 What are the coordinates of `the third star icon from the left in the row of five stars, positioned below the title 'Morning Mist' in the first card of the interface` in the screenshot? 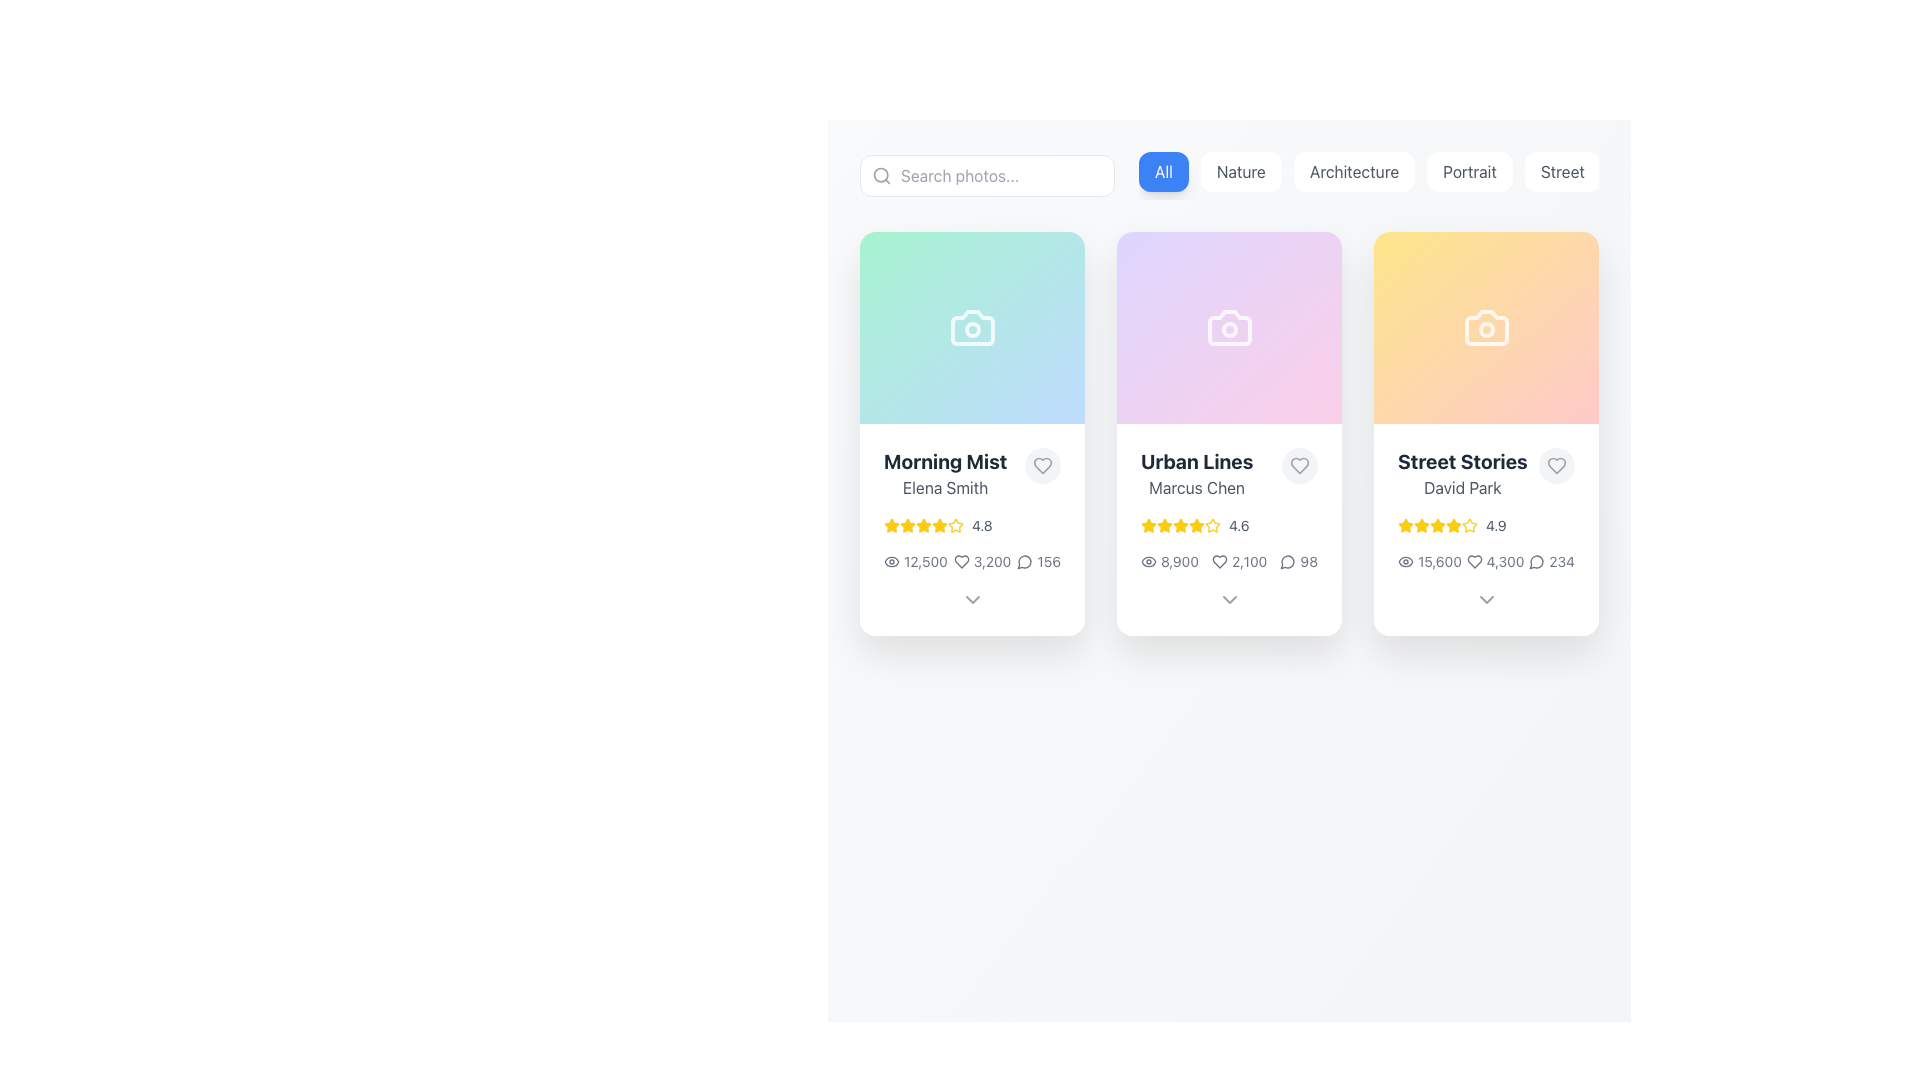 It's located at (906, 524).